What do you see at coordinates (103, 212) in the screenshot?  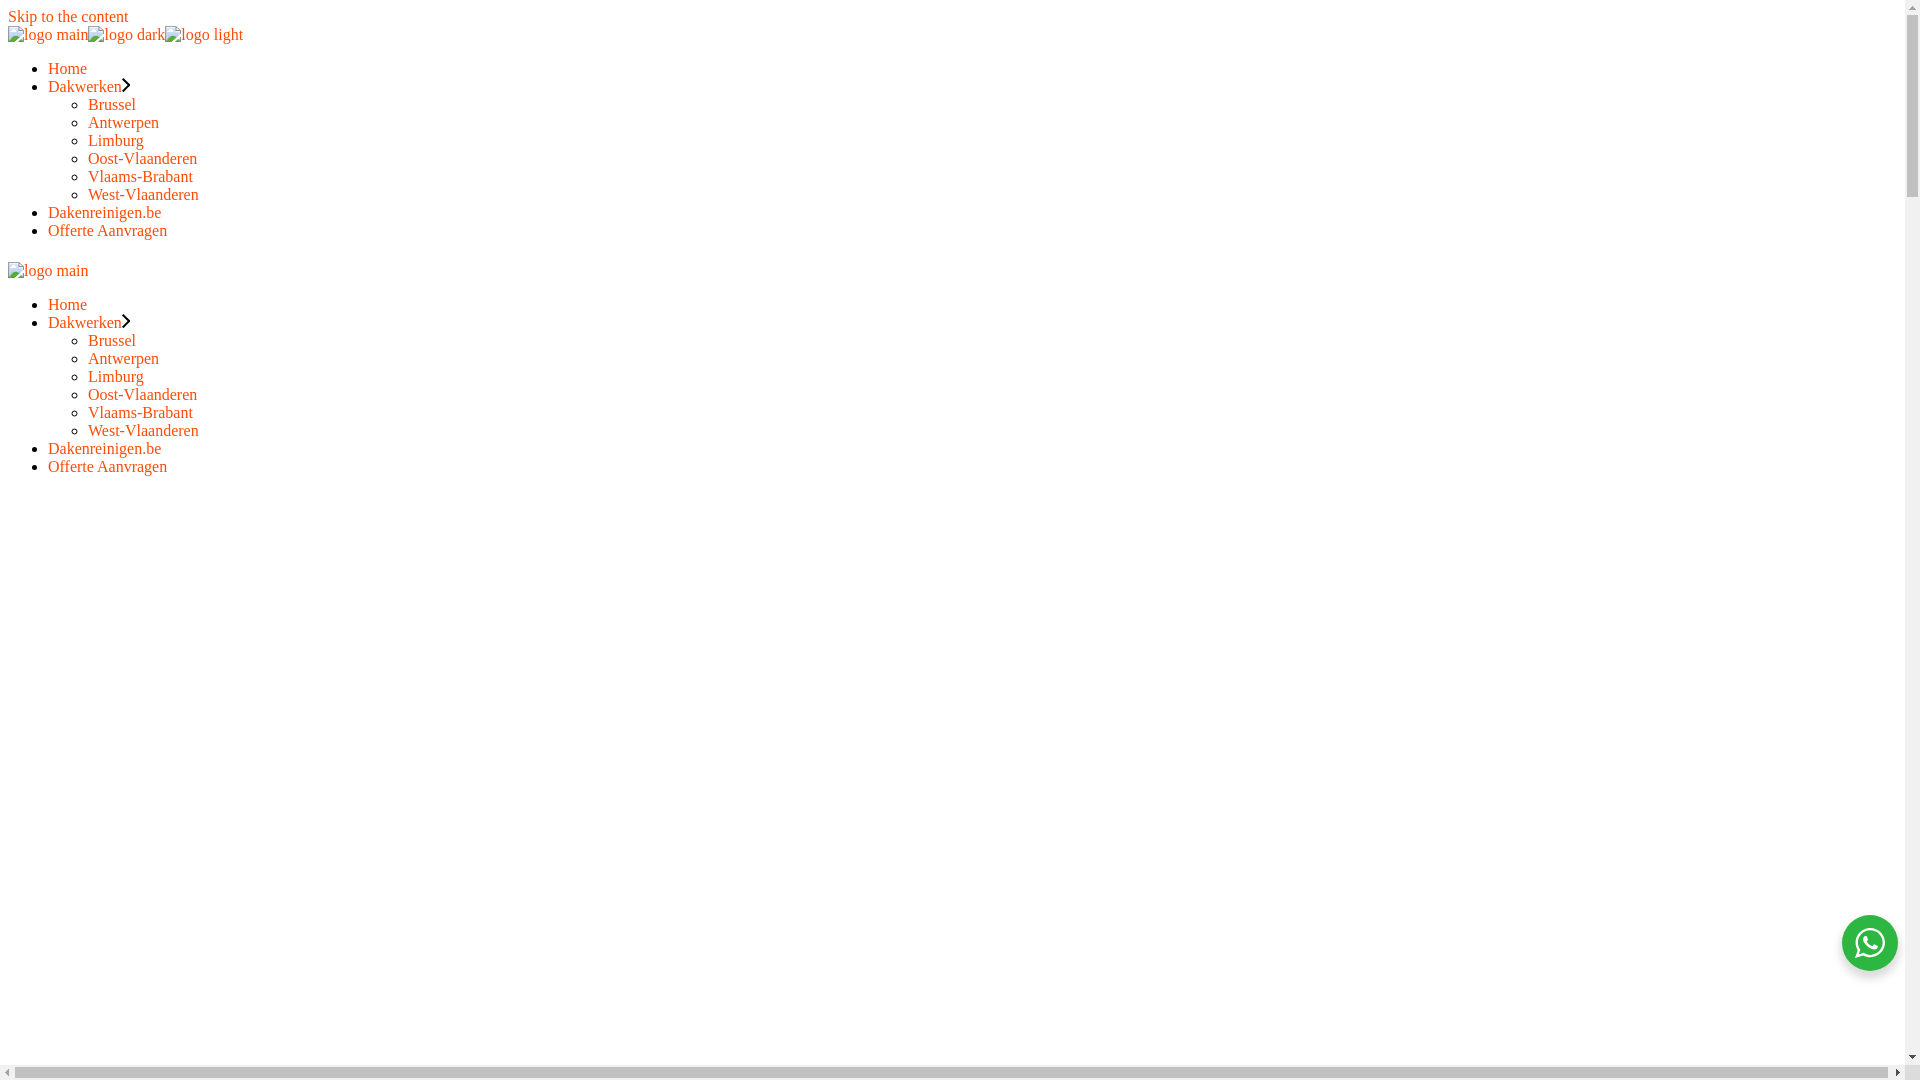 I see `'Dakenreinigen.be'` at bounding box center [103, 212].